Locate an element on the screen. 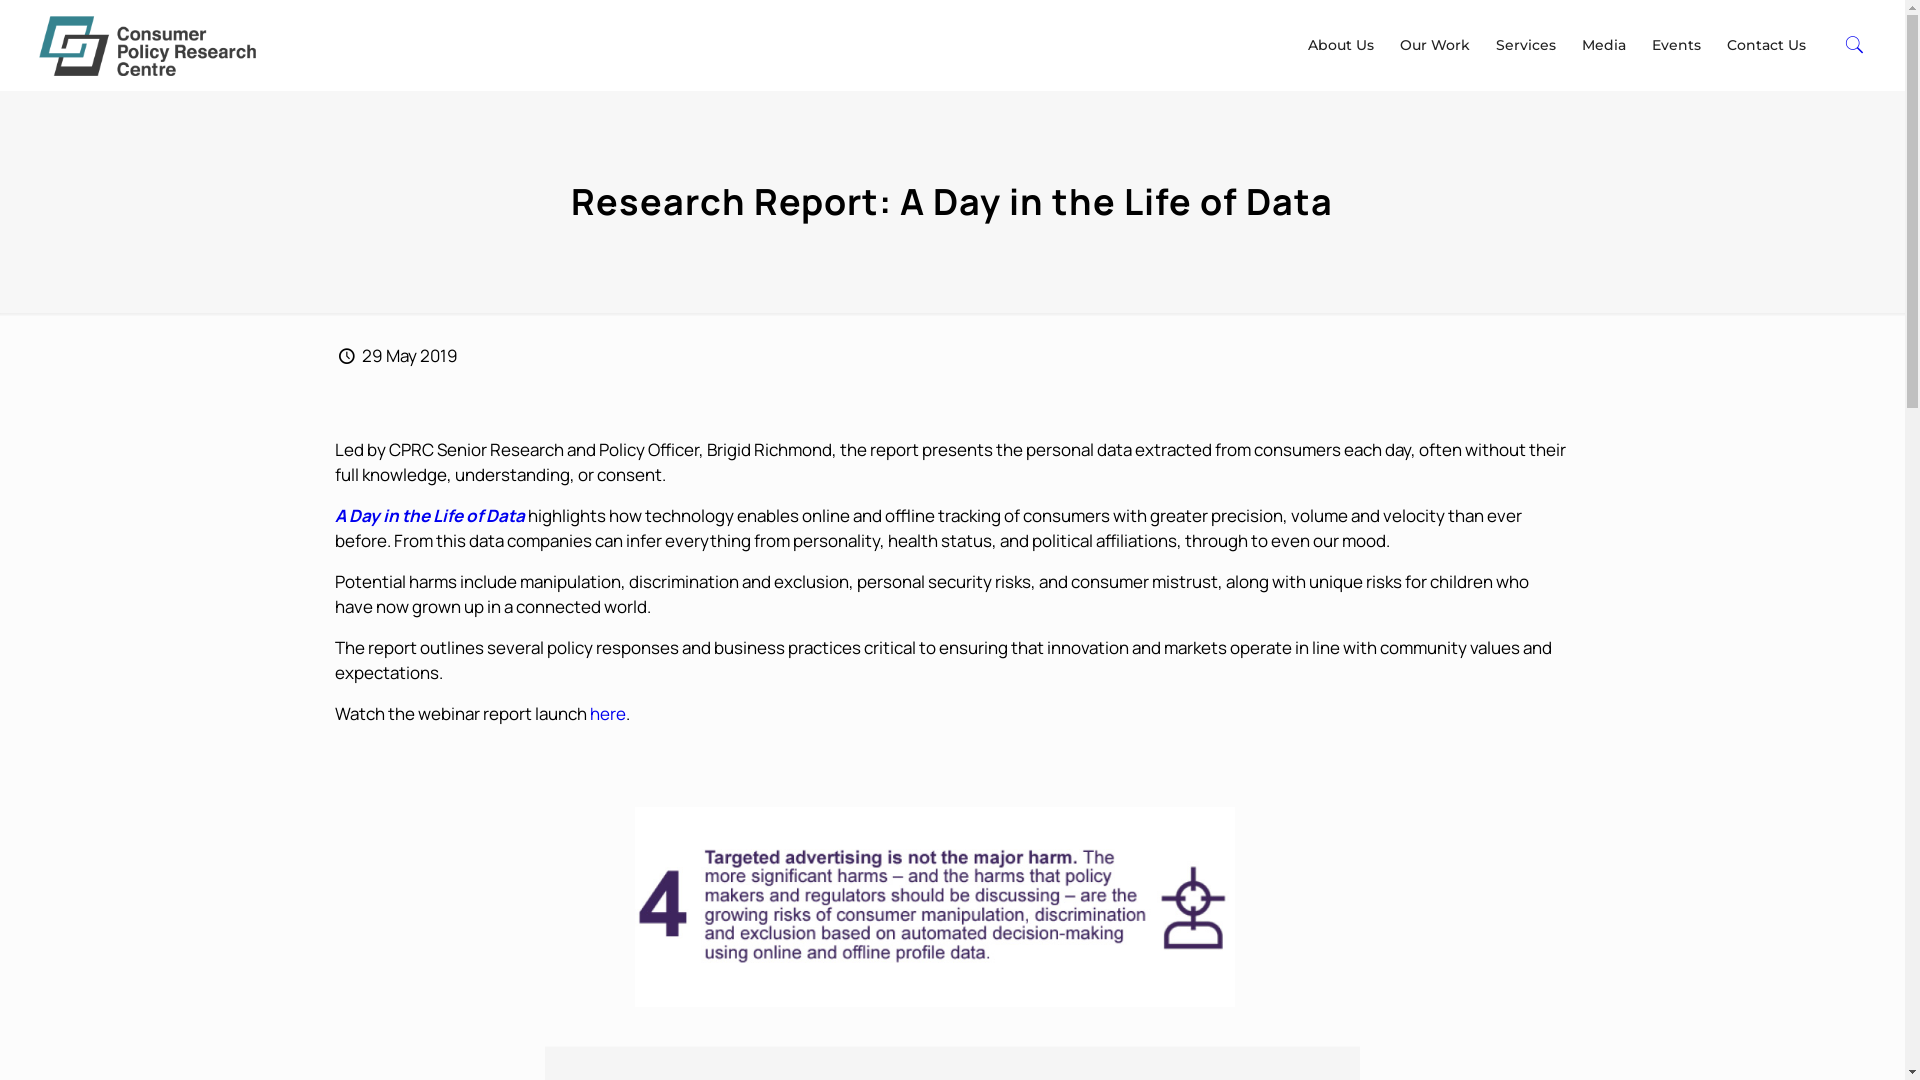 Image resolution: width=1920 pixels, height=1080 pixels. 'A Day in the Life of Data' is located at coordinates (429, 514).